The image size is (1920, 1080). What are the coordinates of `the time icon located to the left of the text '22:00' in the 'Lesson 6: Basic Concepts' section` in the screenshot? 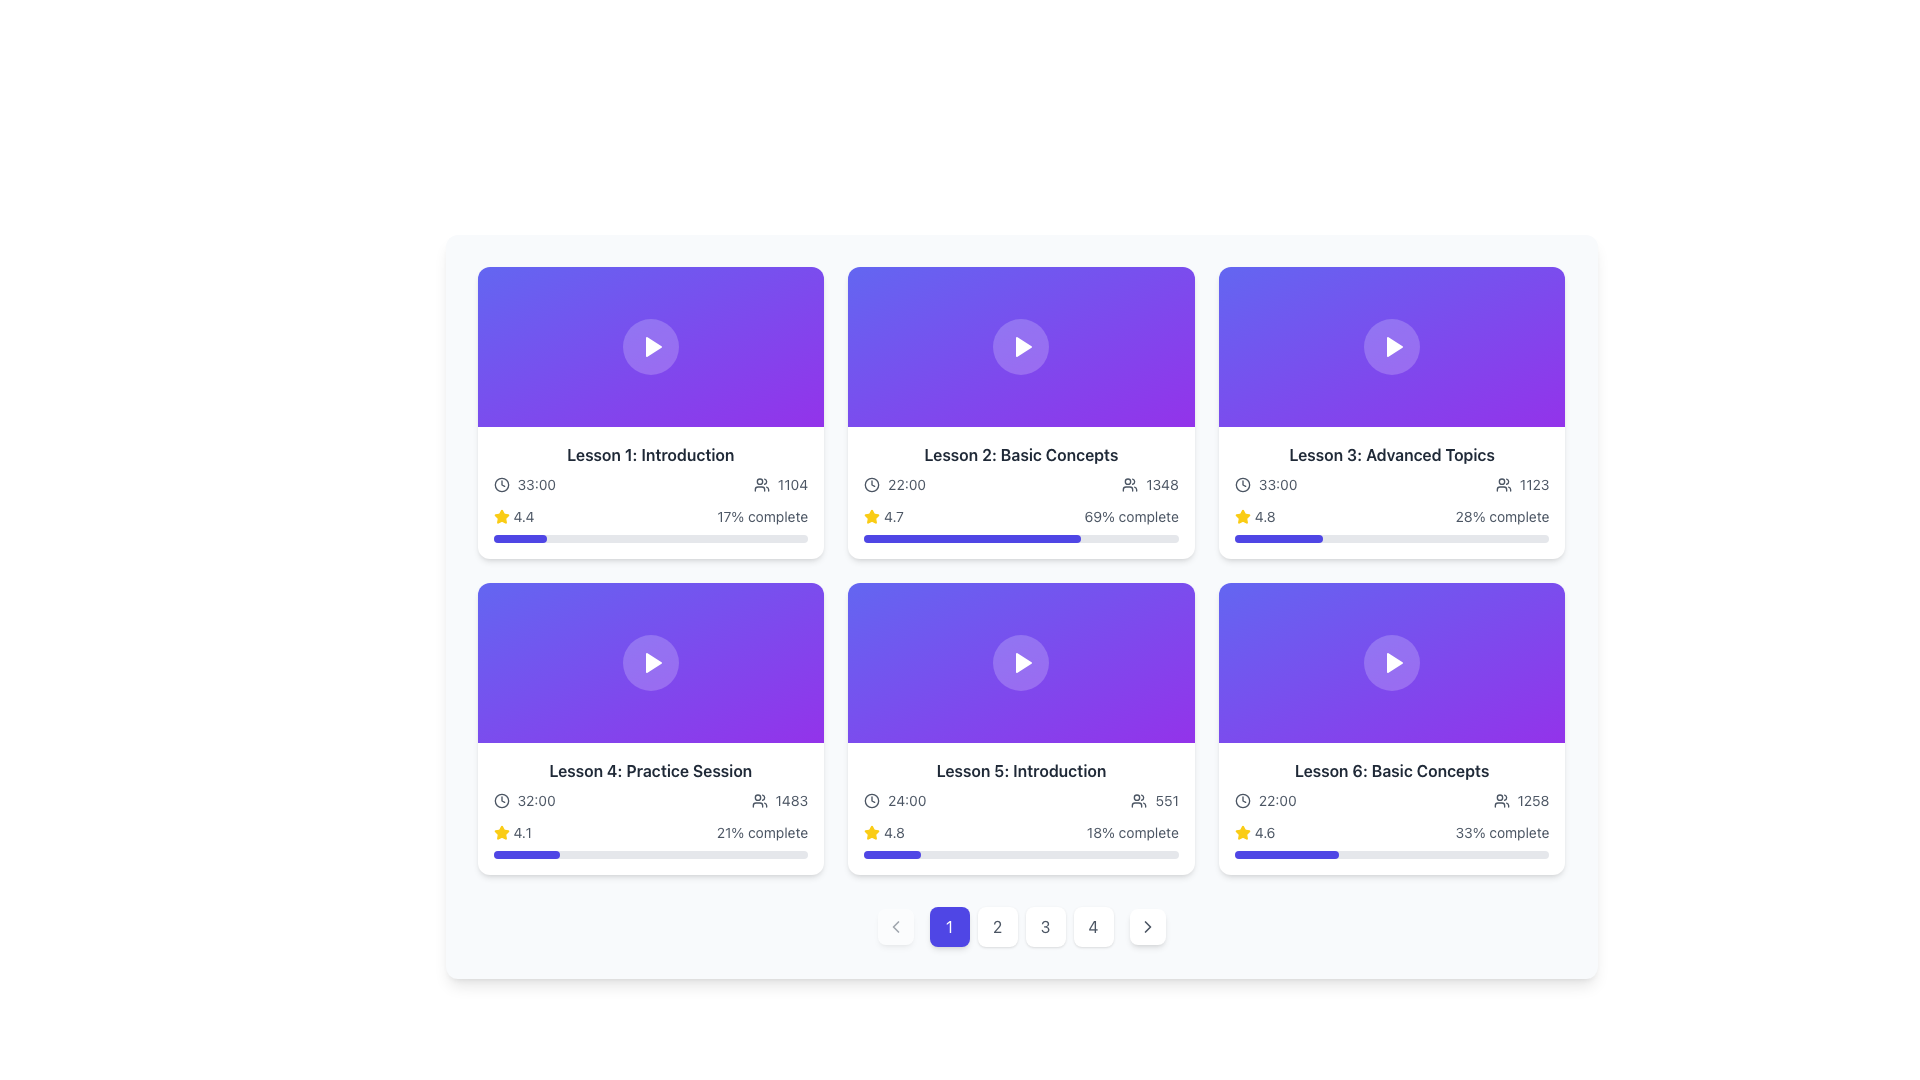 It's located at (1241, 800).